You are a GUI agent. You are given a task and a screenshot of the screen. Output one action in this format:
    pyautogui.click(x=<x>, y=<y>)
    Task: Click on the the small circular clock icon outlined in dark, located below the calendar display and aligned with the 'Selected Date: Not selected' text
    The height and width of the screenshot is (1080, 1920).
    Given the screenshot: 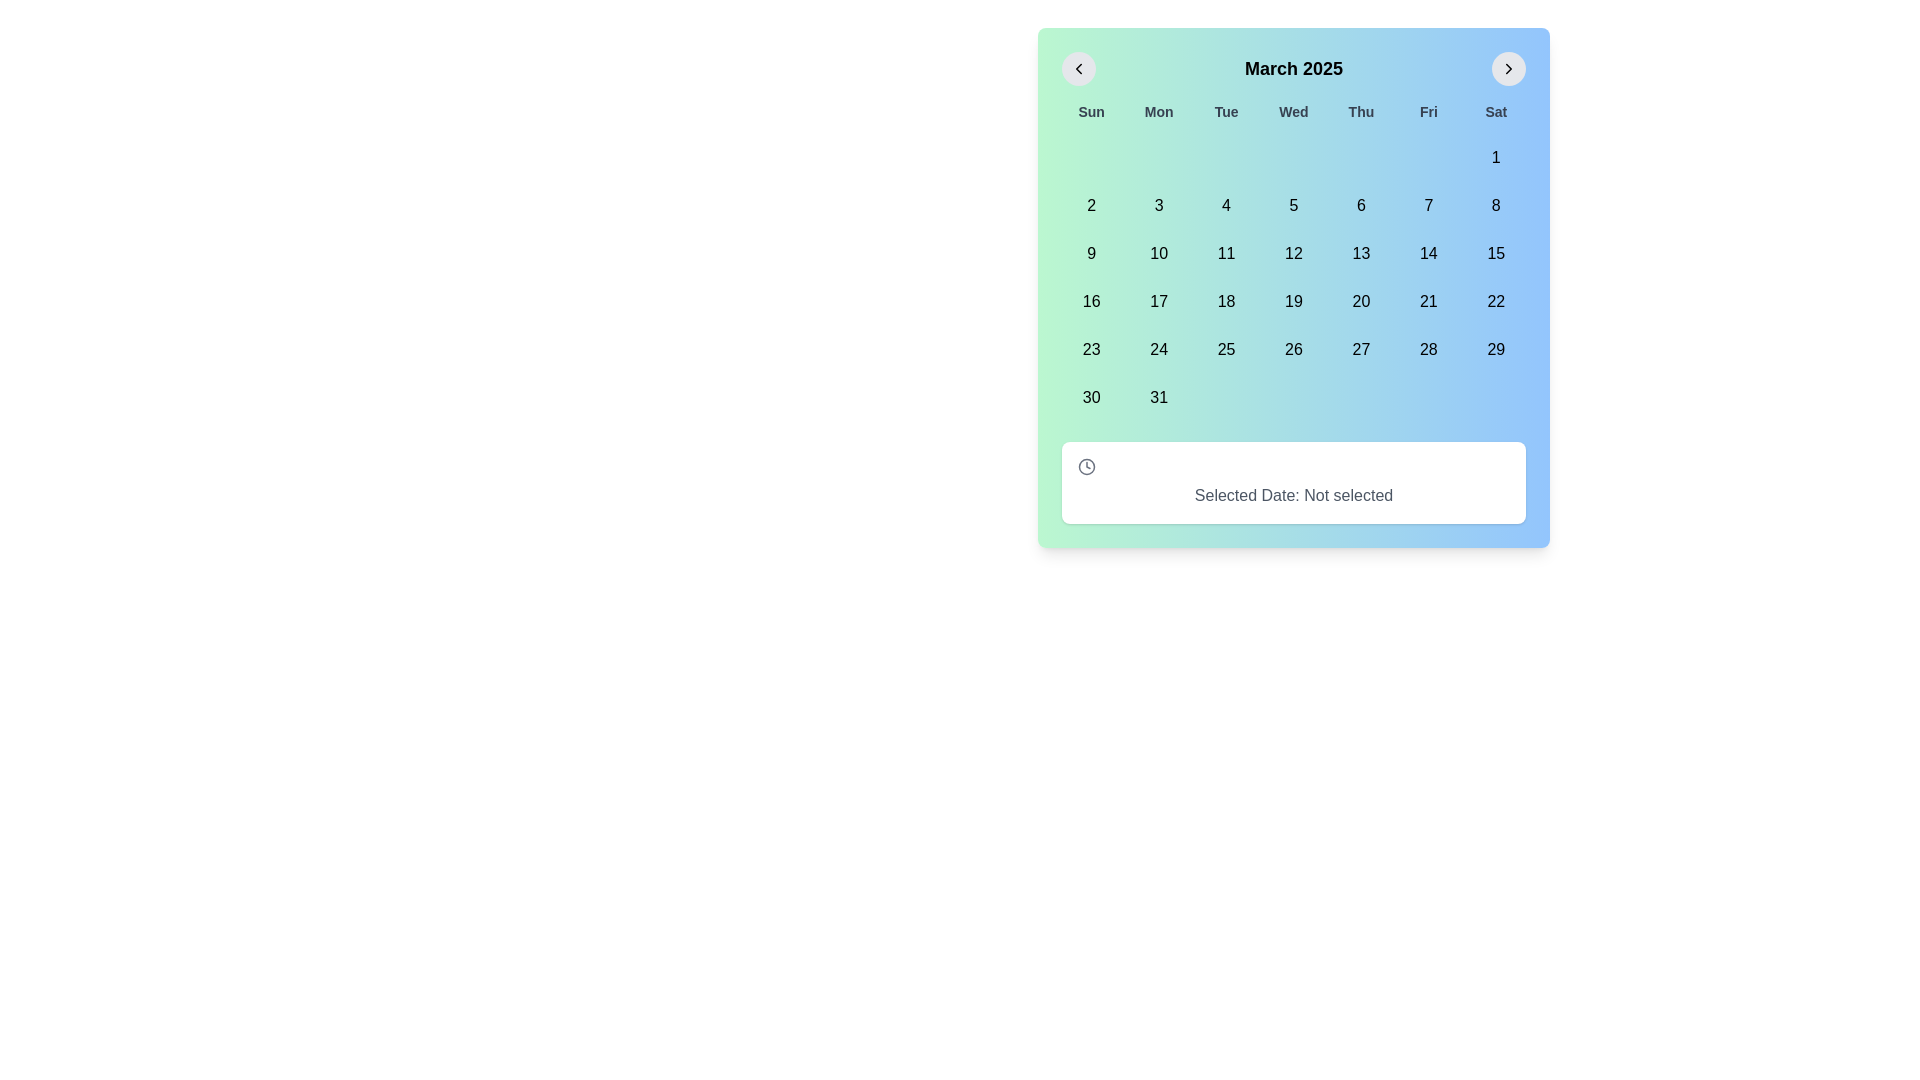 What is the action you would take?
    pyautogui.click(x=1085, y=466)
    